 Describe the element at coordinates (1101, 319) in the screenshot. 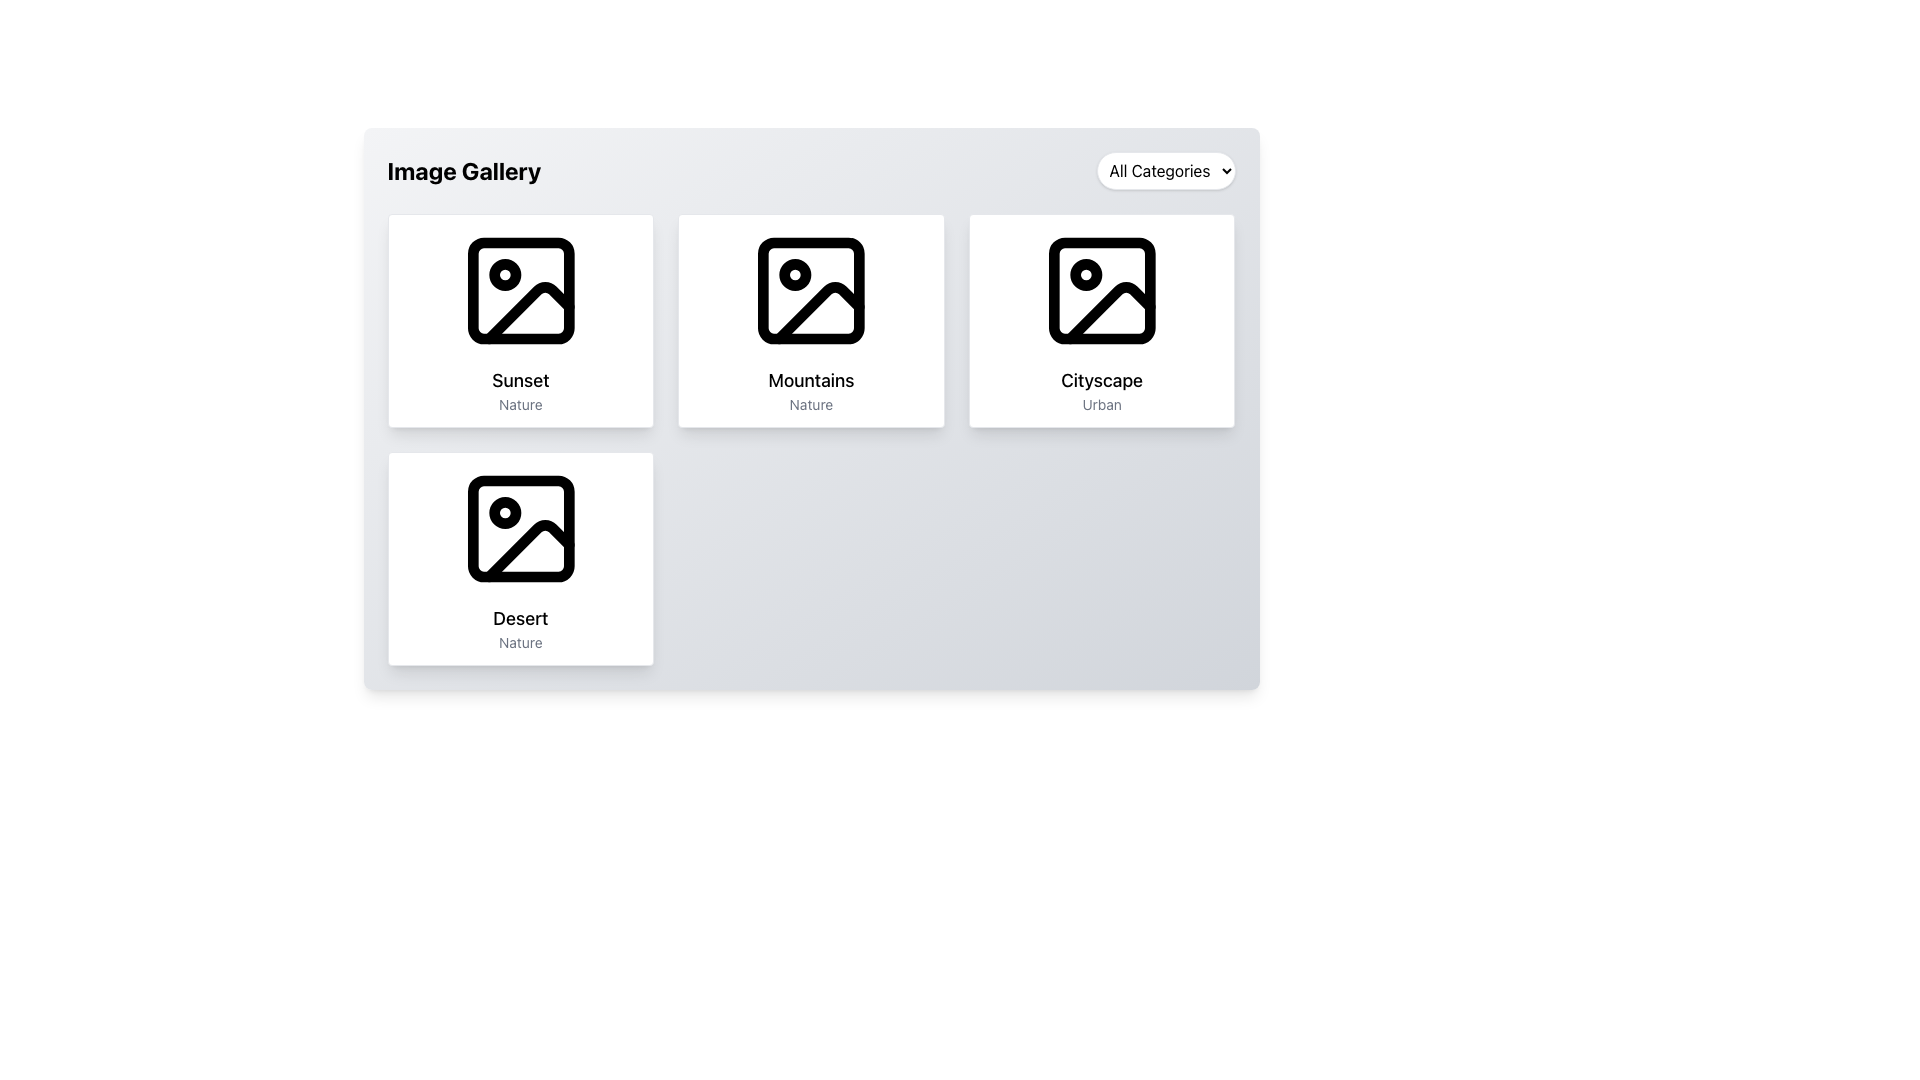

I see `the 'Cityscape' and 'Urban' card in the image gallery` at that location.